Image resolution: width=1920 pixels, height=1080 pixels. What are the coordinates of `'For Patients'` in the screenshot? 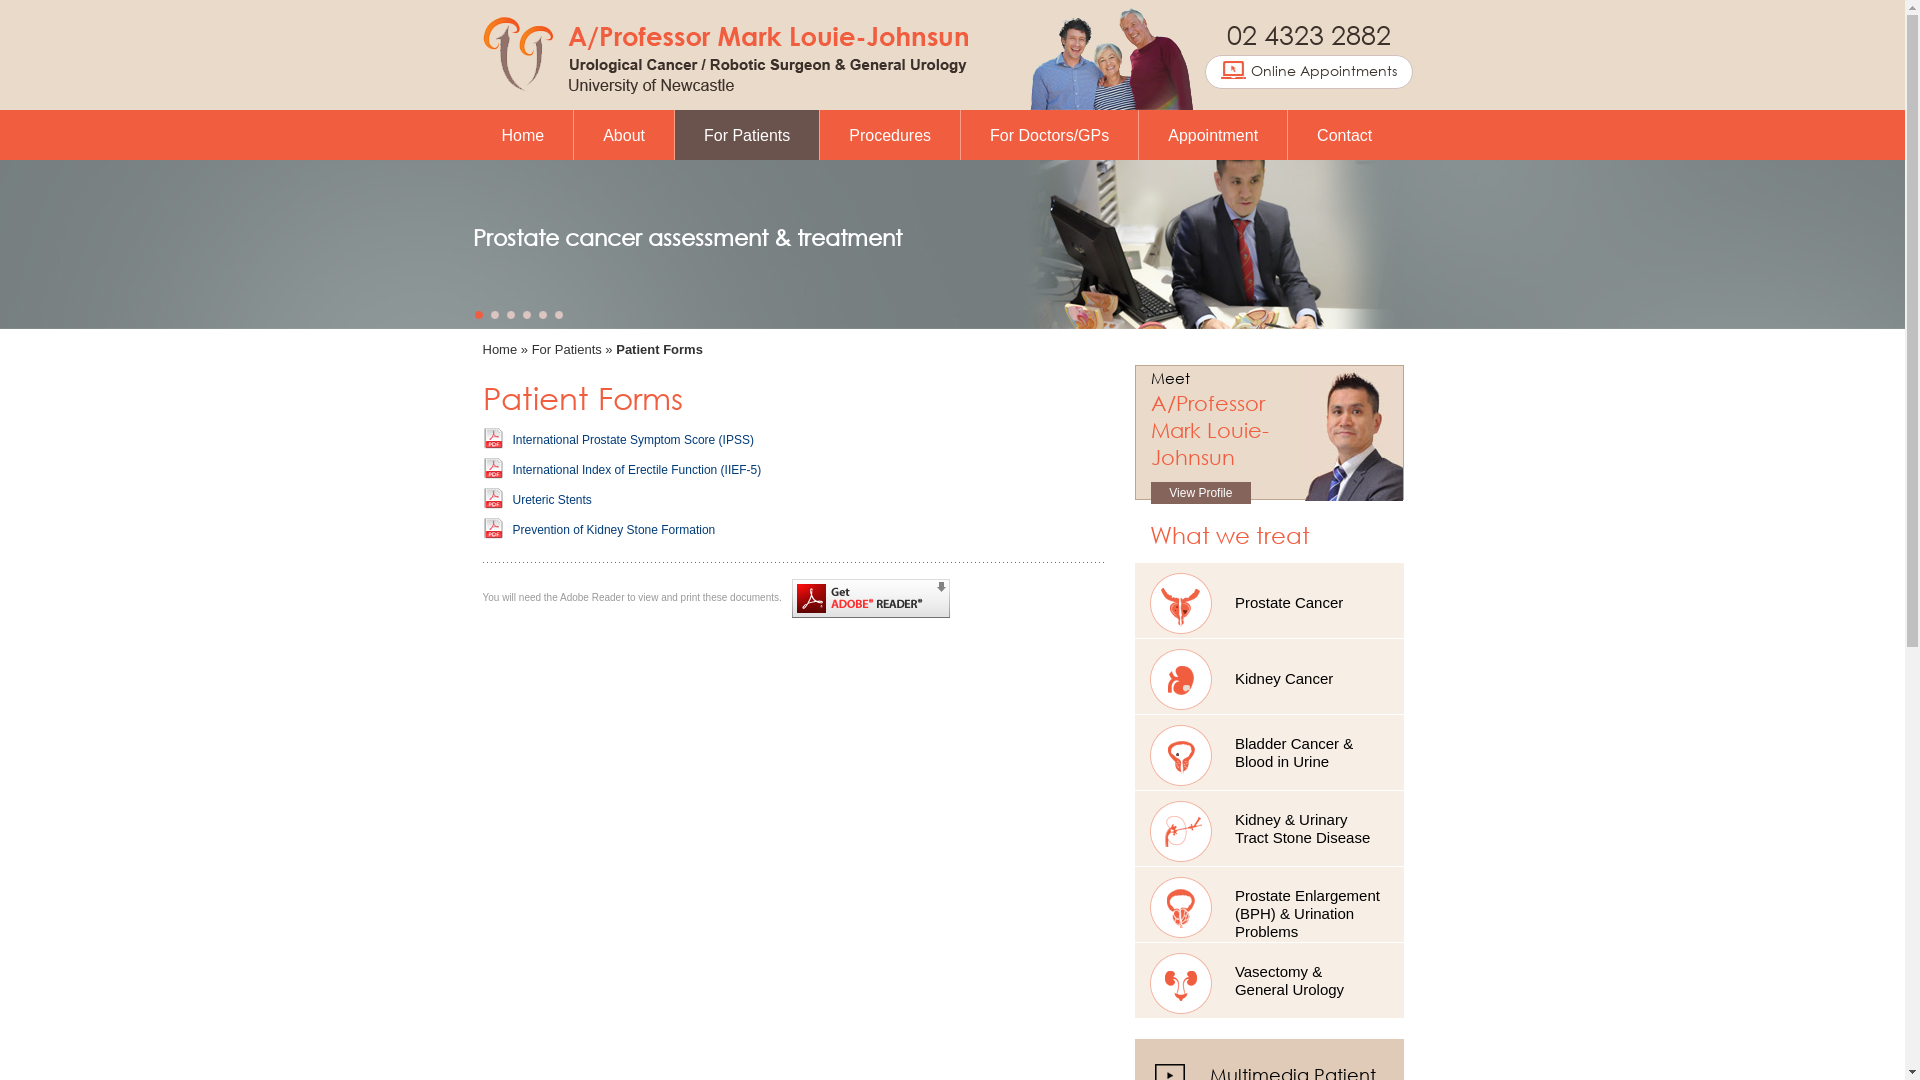 It's located at (746, 135).